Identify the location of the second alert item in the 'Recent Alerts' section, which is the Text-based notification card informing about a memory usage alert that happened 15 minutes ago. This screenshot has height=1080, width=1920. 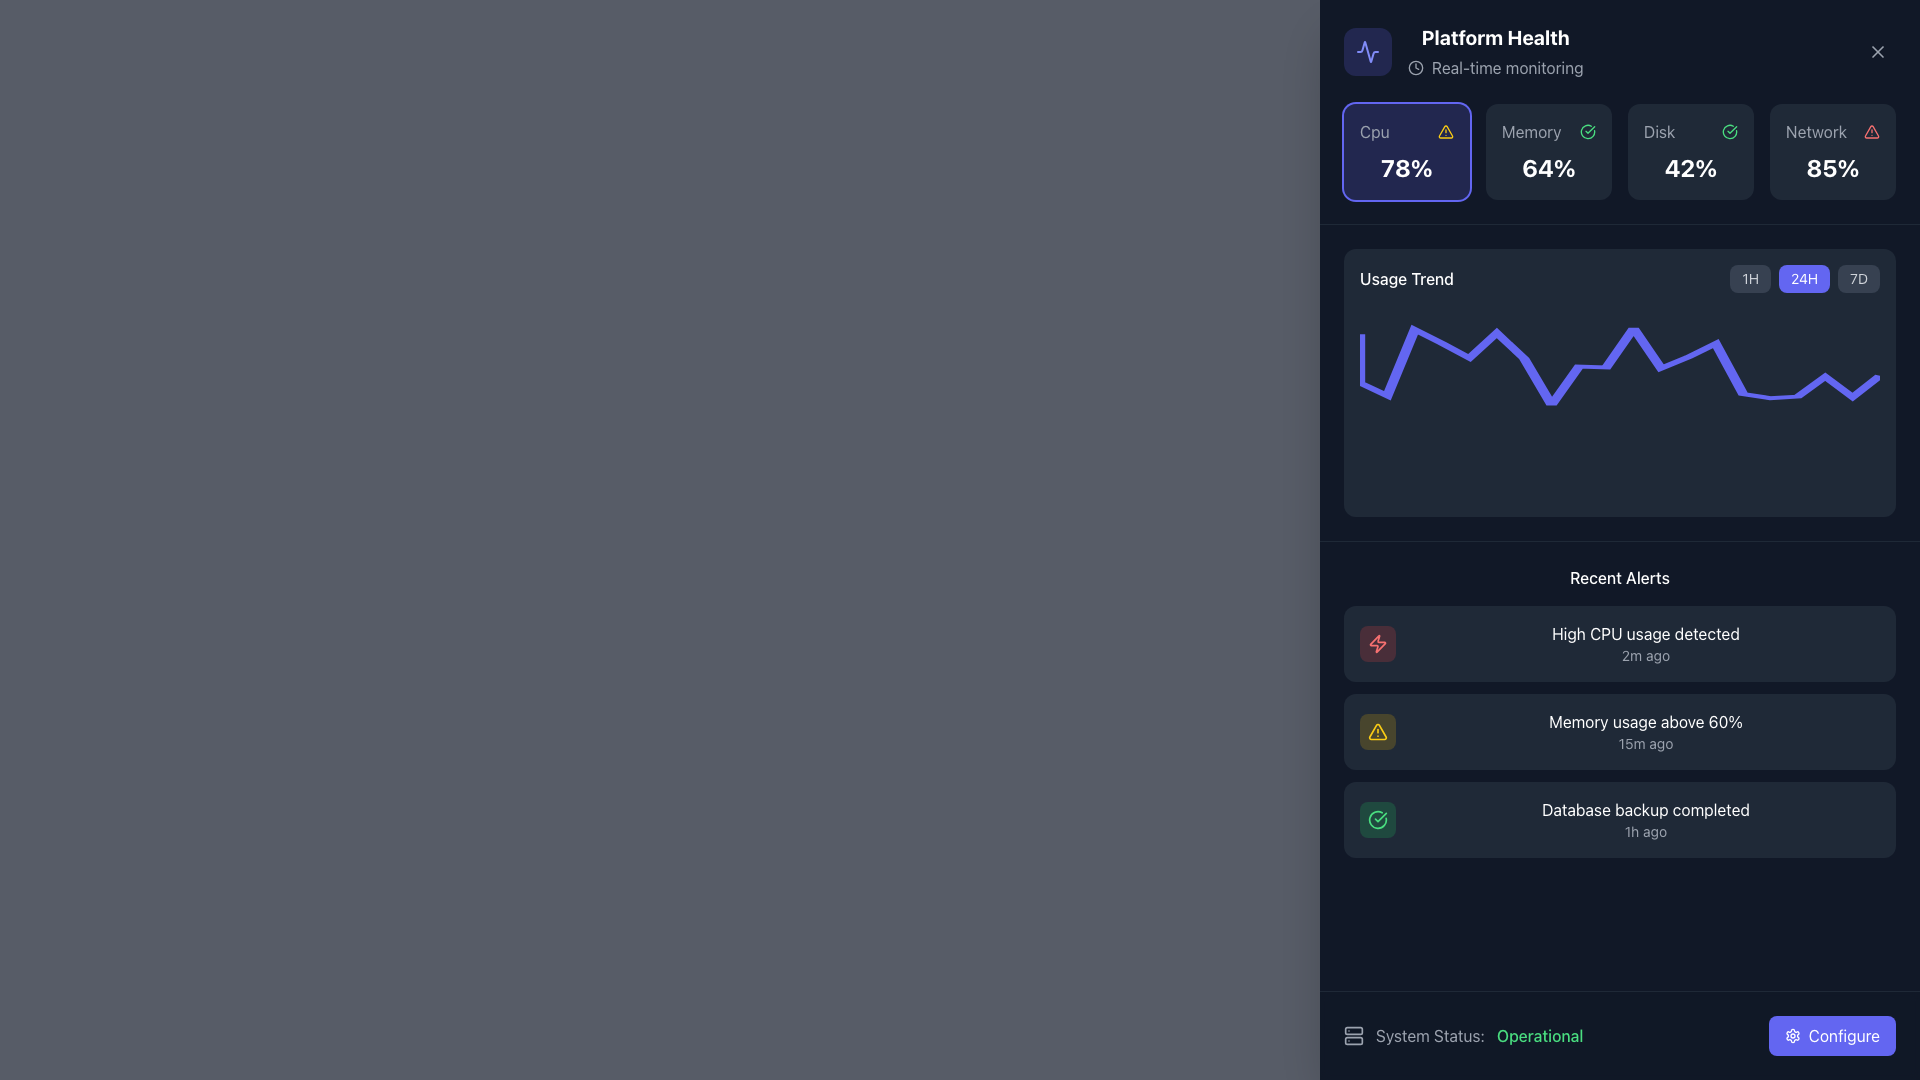
(1646, 732).